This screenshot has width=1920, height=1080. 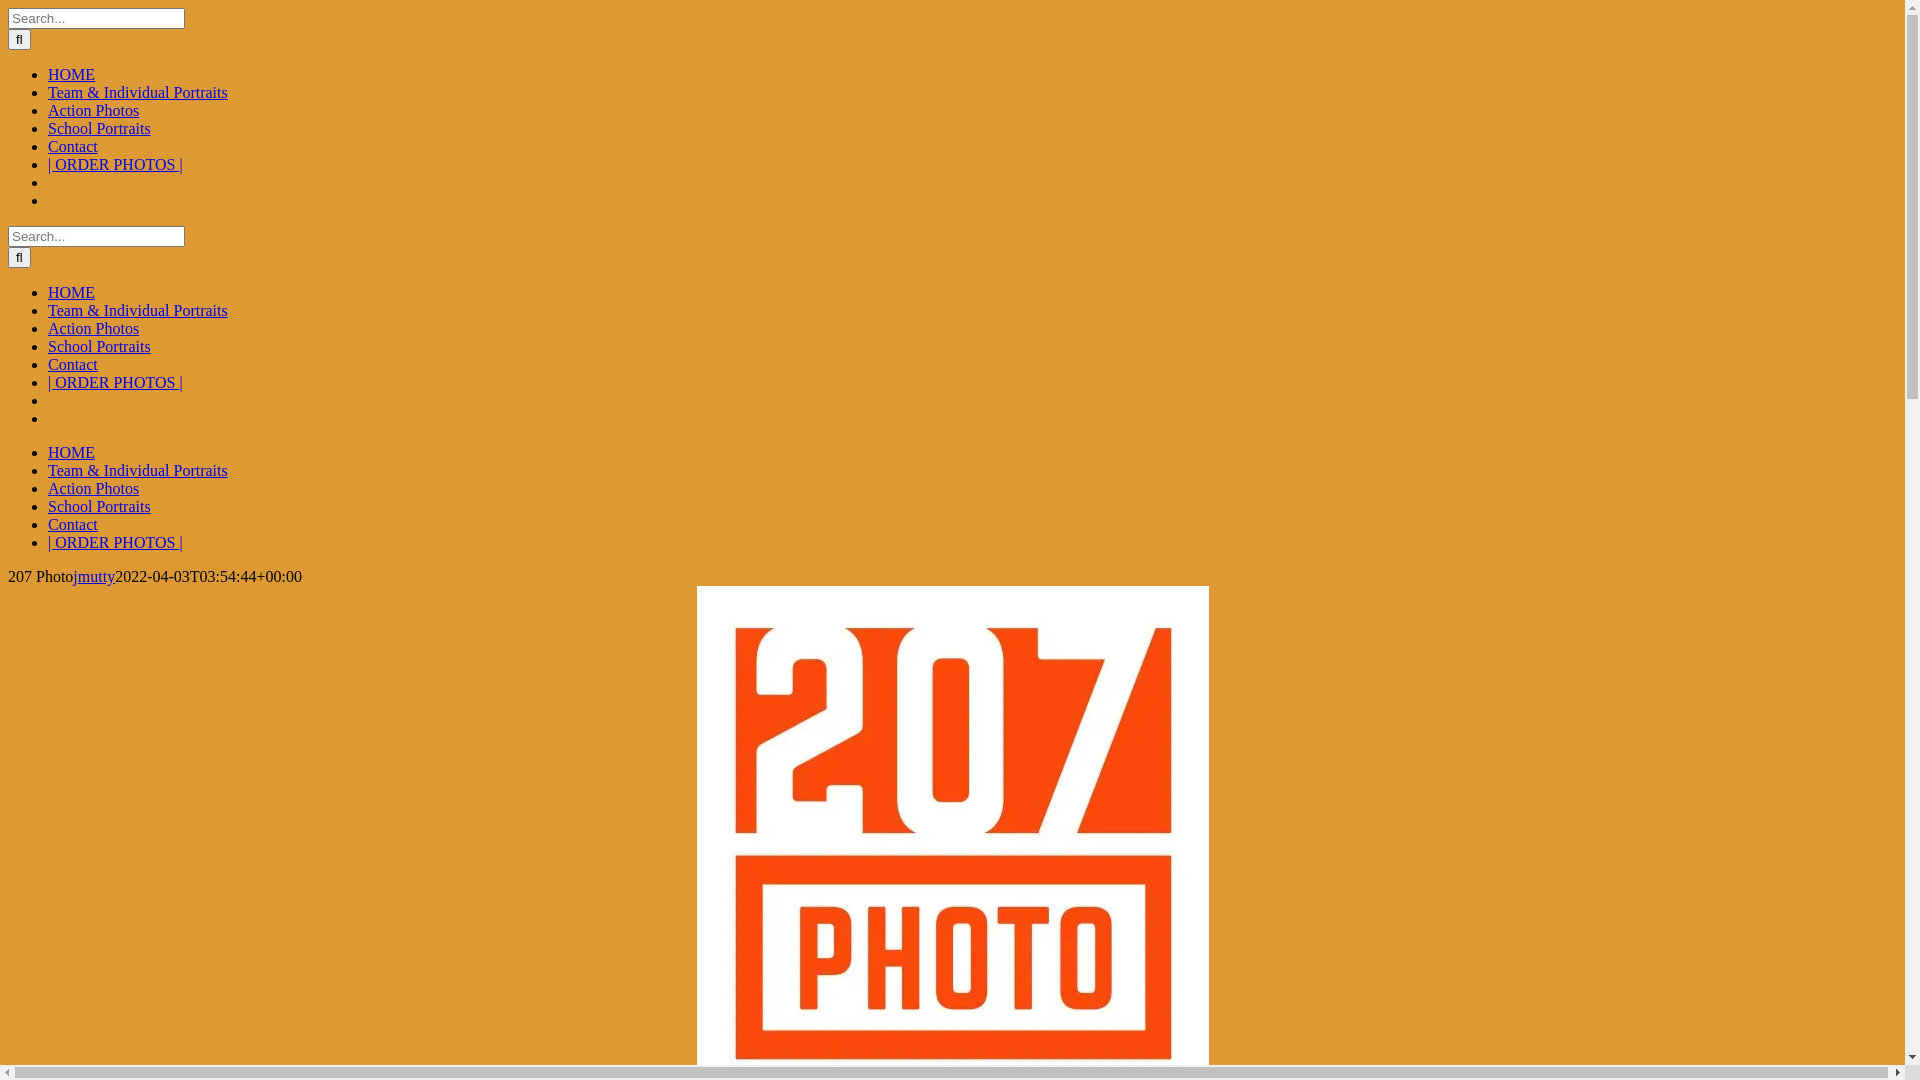 What do you see at coordinates (71, 452) in the screenshot?
I see `'HOME'` at bounding box center [71, 452].